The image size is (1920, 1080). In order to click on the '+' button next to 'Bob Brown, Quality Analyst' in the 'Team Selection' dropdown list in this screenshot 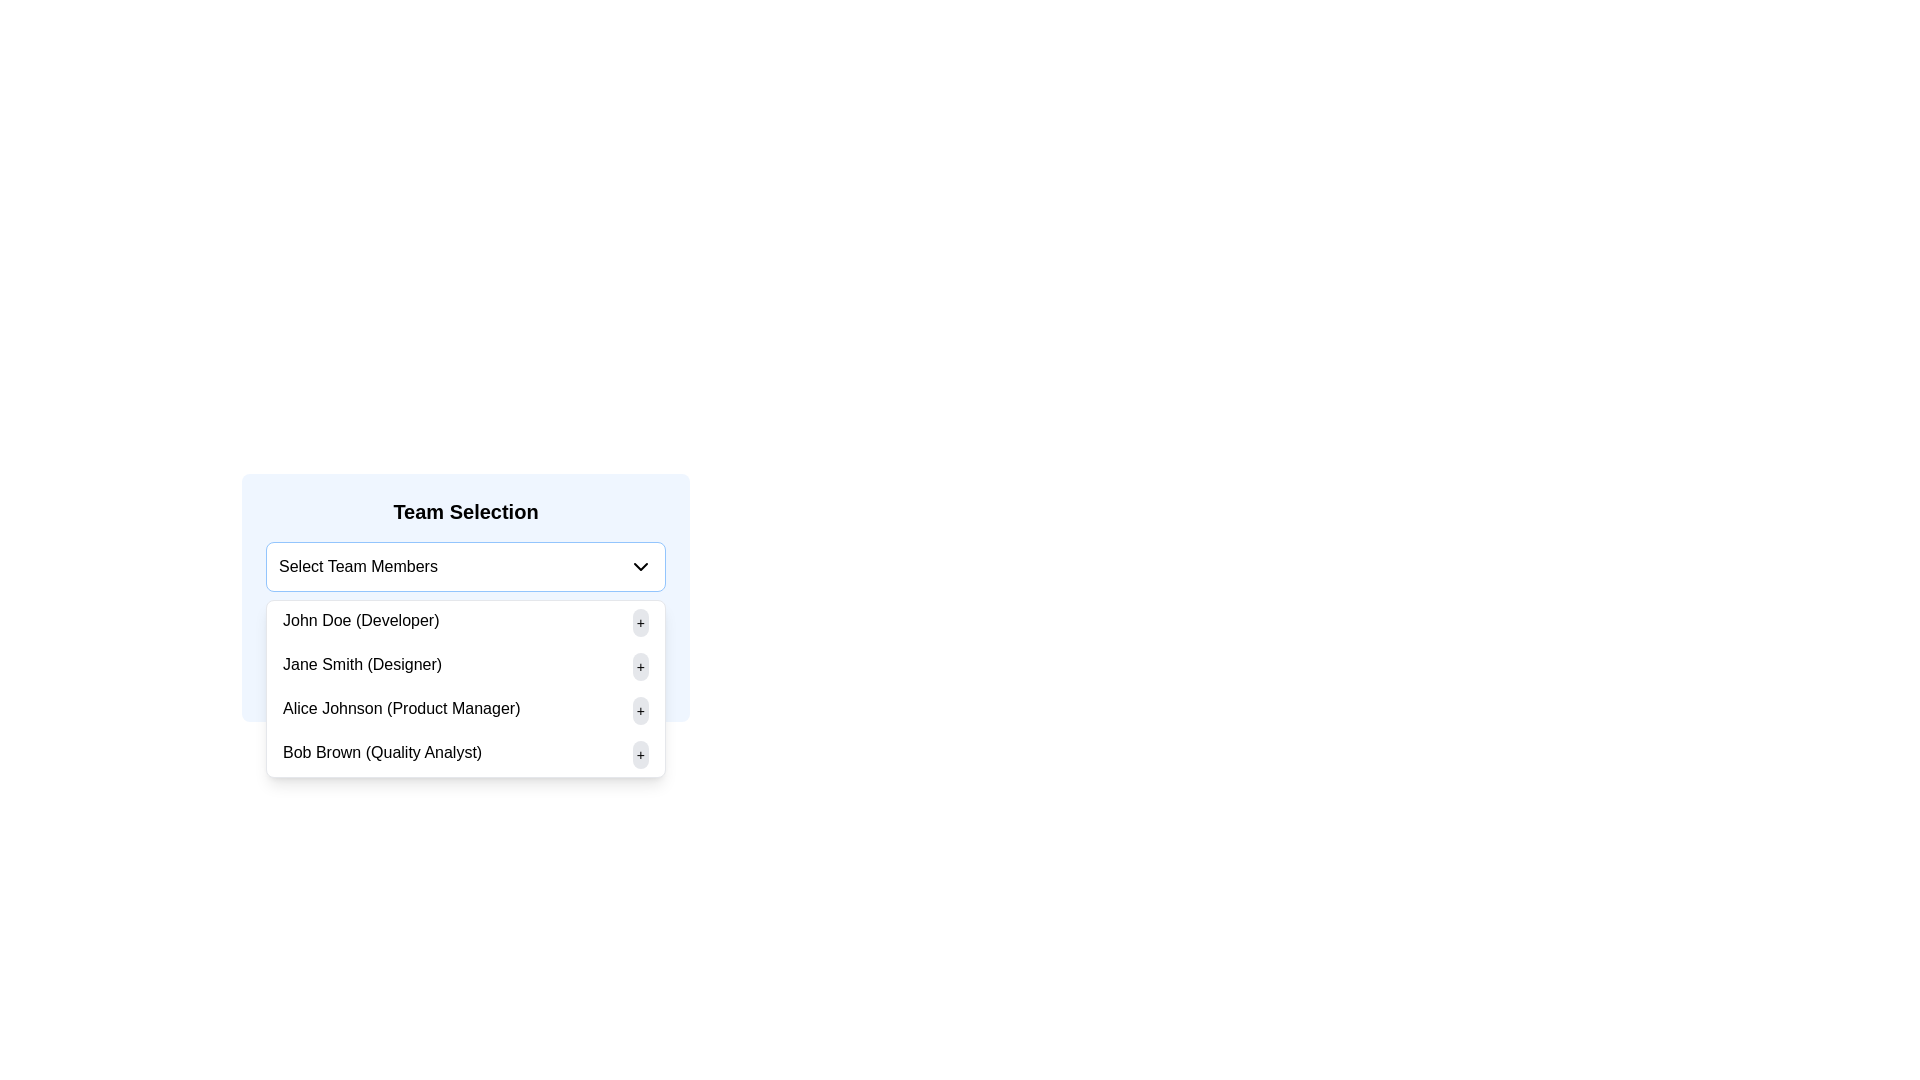, I will do `click(464, 755)`.